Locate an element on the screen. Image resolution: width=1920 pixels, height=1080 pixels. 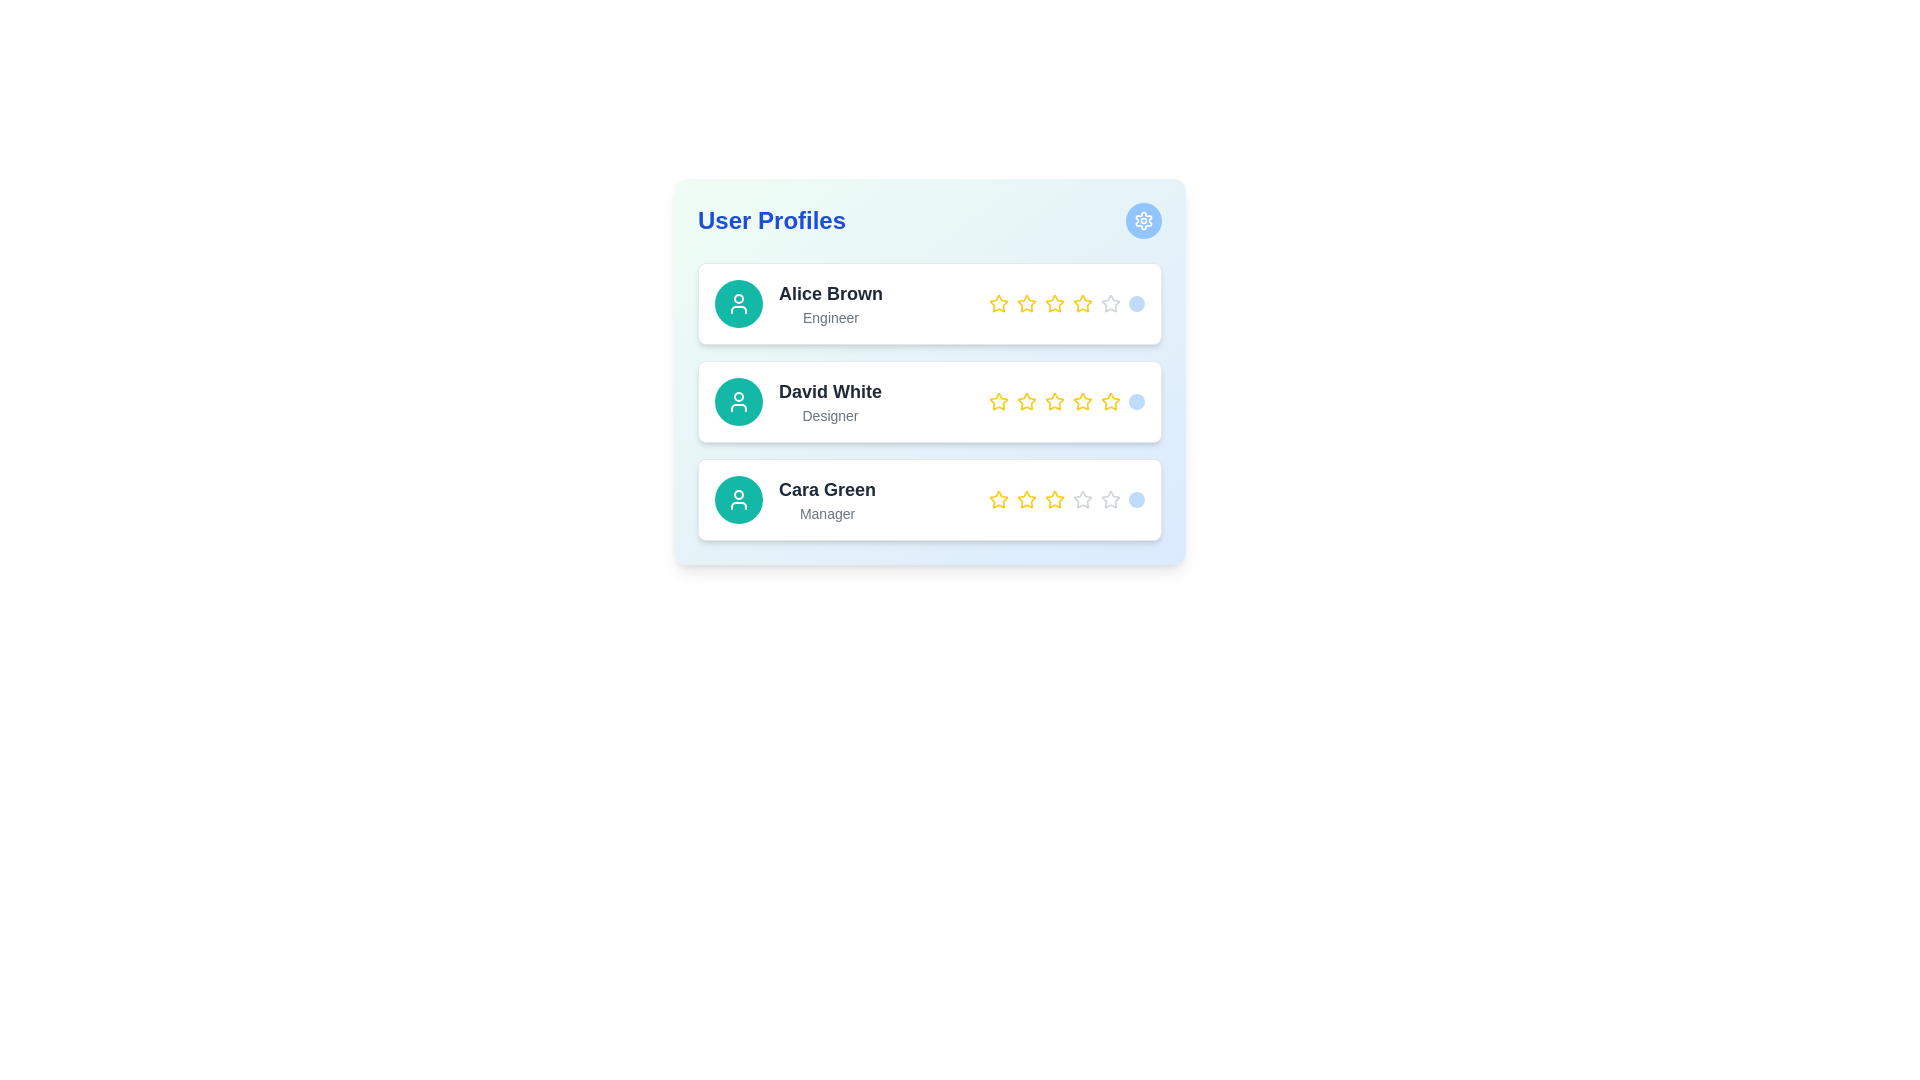
the first star-shaped icon with a yellow outline in the rating row for the 'Cara Green - Manager' user profile is located at coordinates (998, 499).